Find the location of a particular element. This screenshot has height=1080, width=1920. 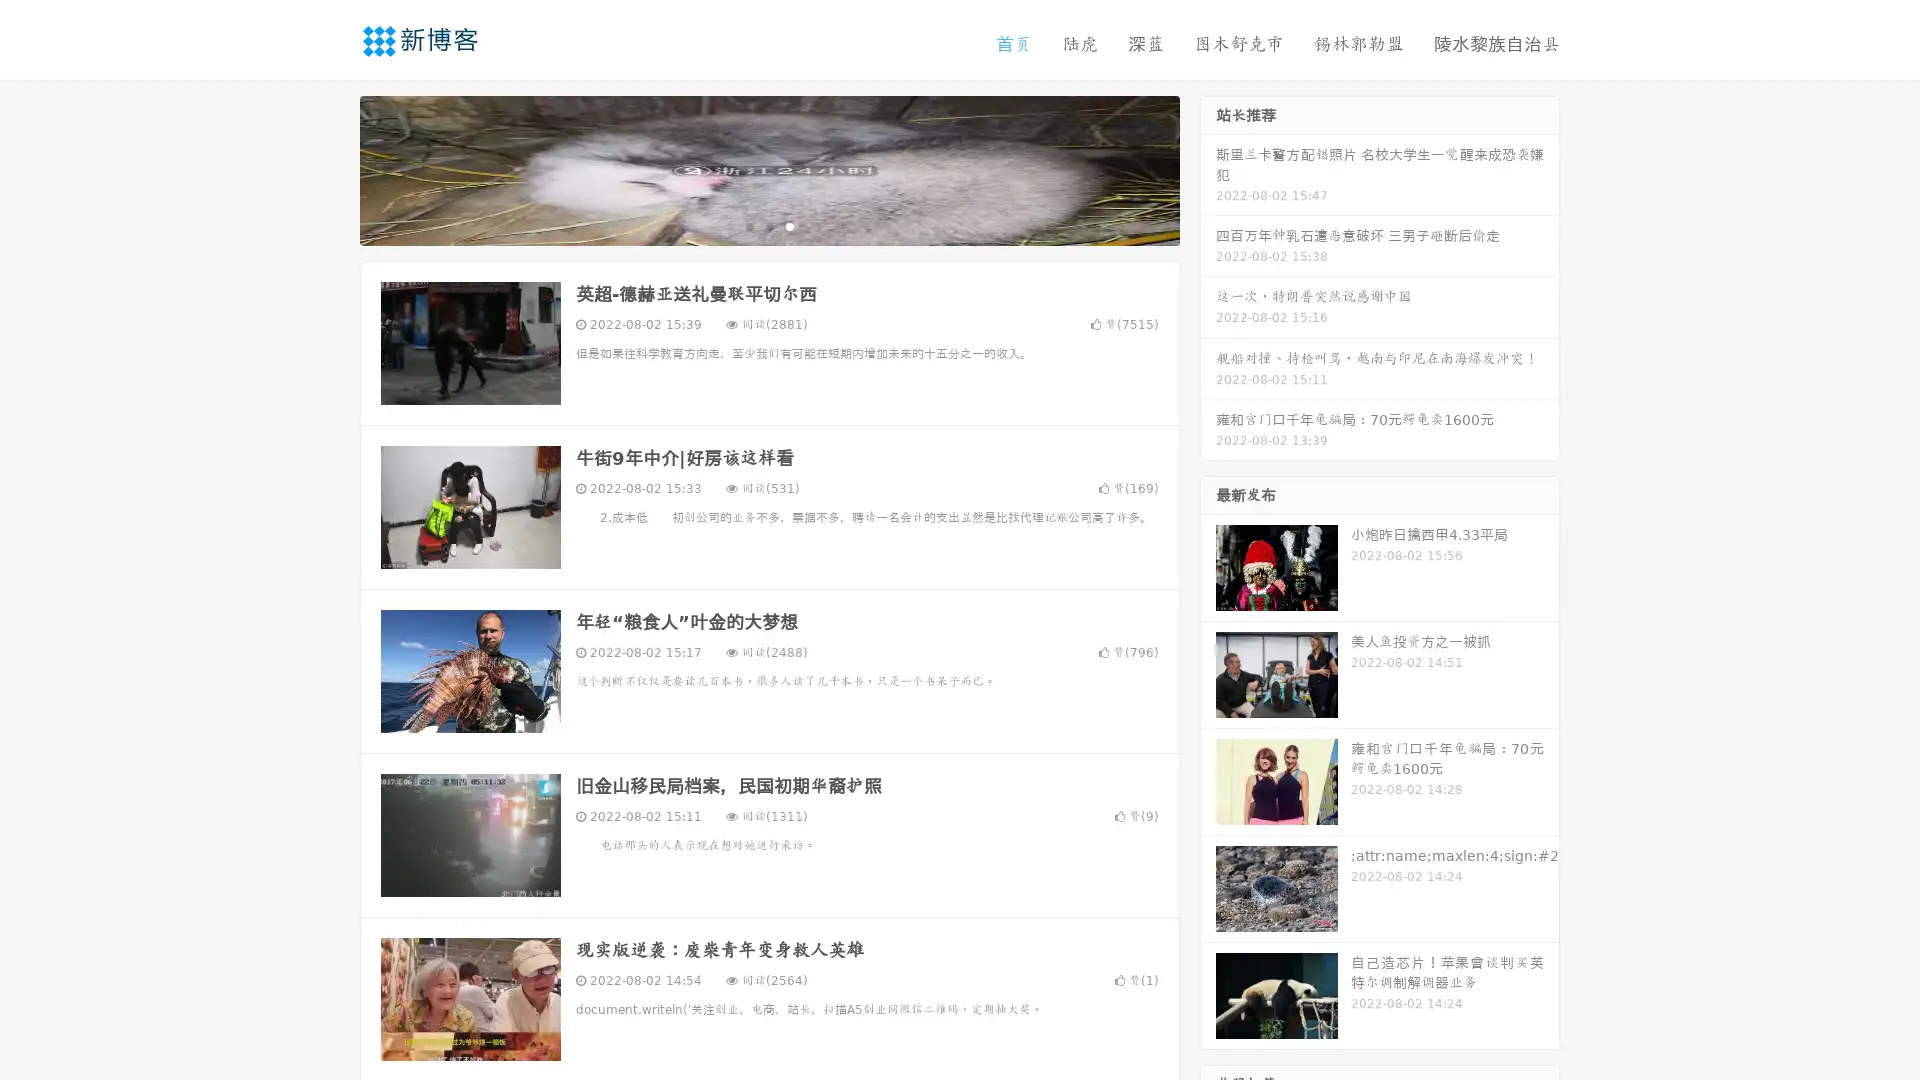

Go to slide 3 is located at coordinates (789, 225).